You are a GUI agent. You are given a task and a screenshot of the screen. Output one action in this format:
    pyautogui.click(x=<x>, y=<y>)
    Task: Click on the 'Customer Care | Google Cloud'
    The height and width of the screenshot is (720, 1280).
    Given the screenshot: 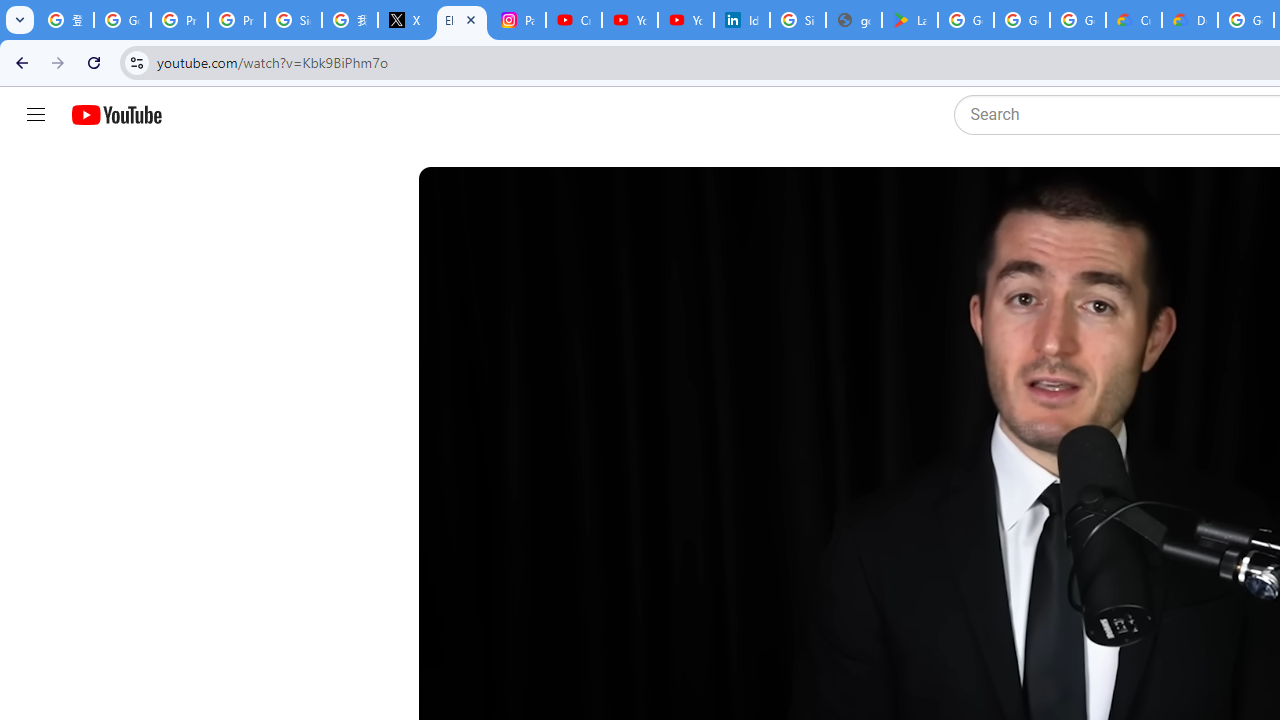 What is the action you would take?
    pyautogui.click(x=1134, y=20)
    